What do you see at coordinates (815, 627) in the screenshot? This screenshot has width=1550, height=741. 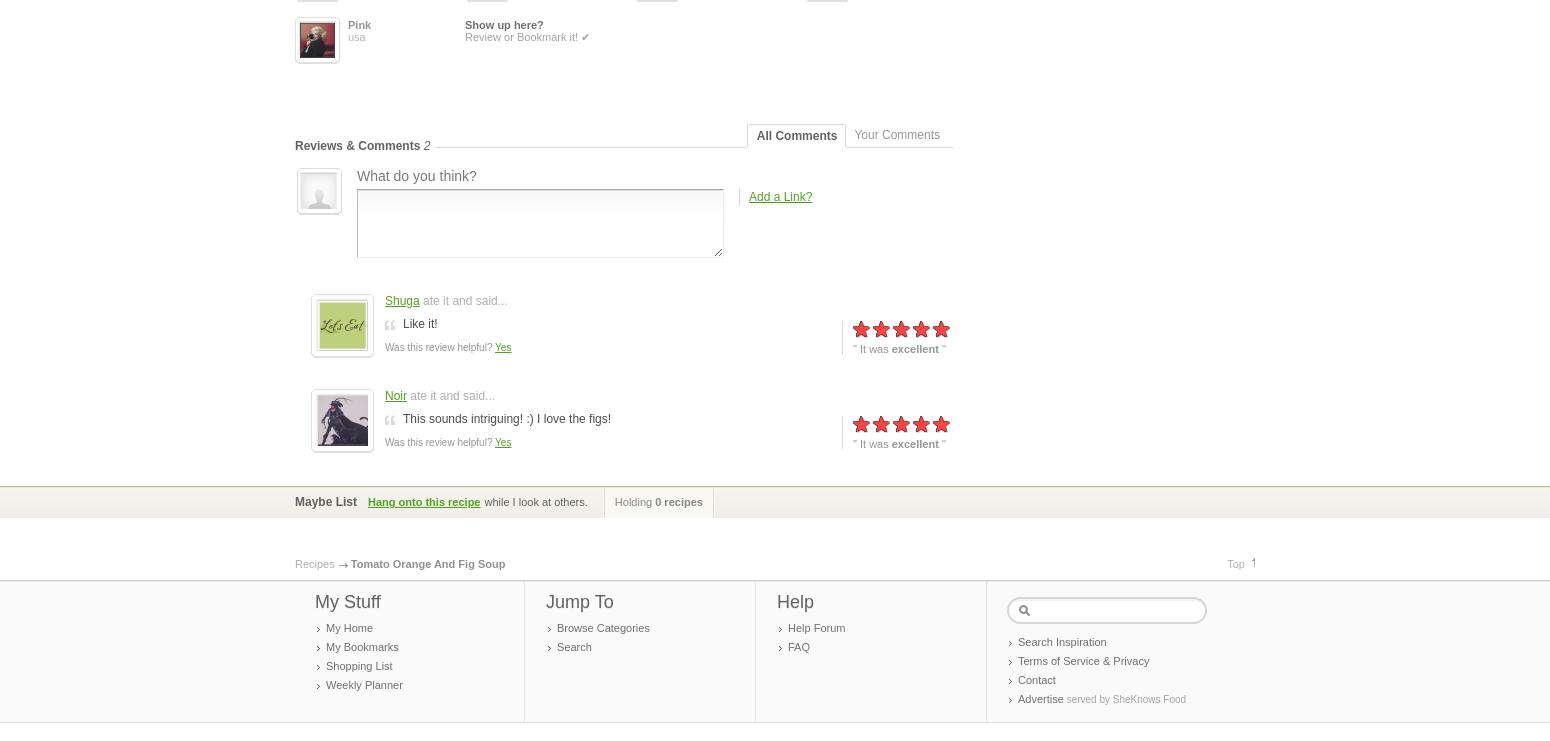 I see `'Help Forum'` at bounding box center [815, 627].